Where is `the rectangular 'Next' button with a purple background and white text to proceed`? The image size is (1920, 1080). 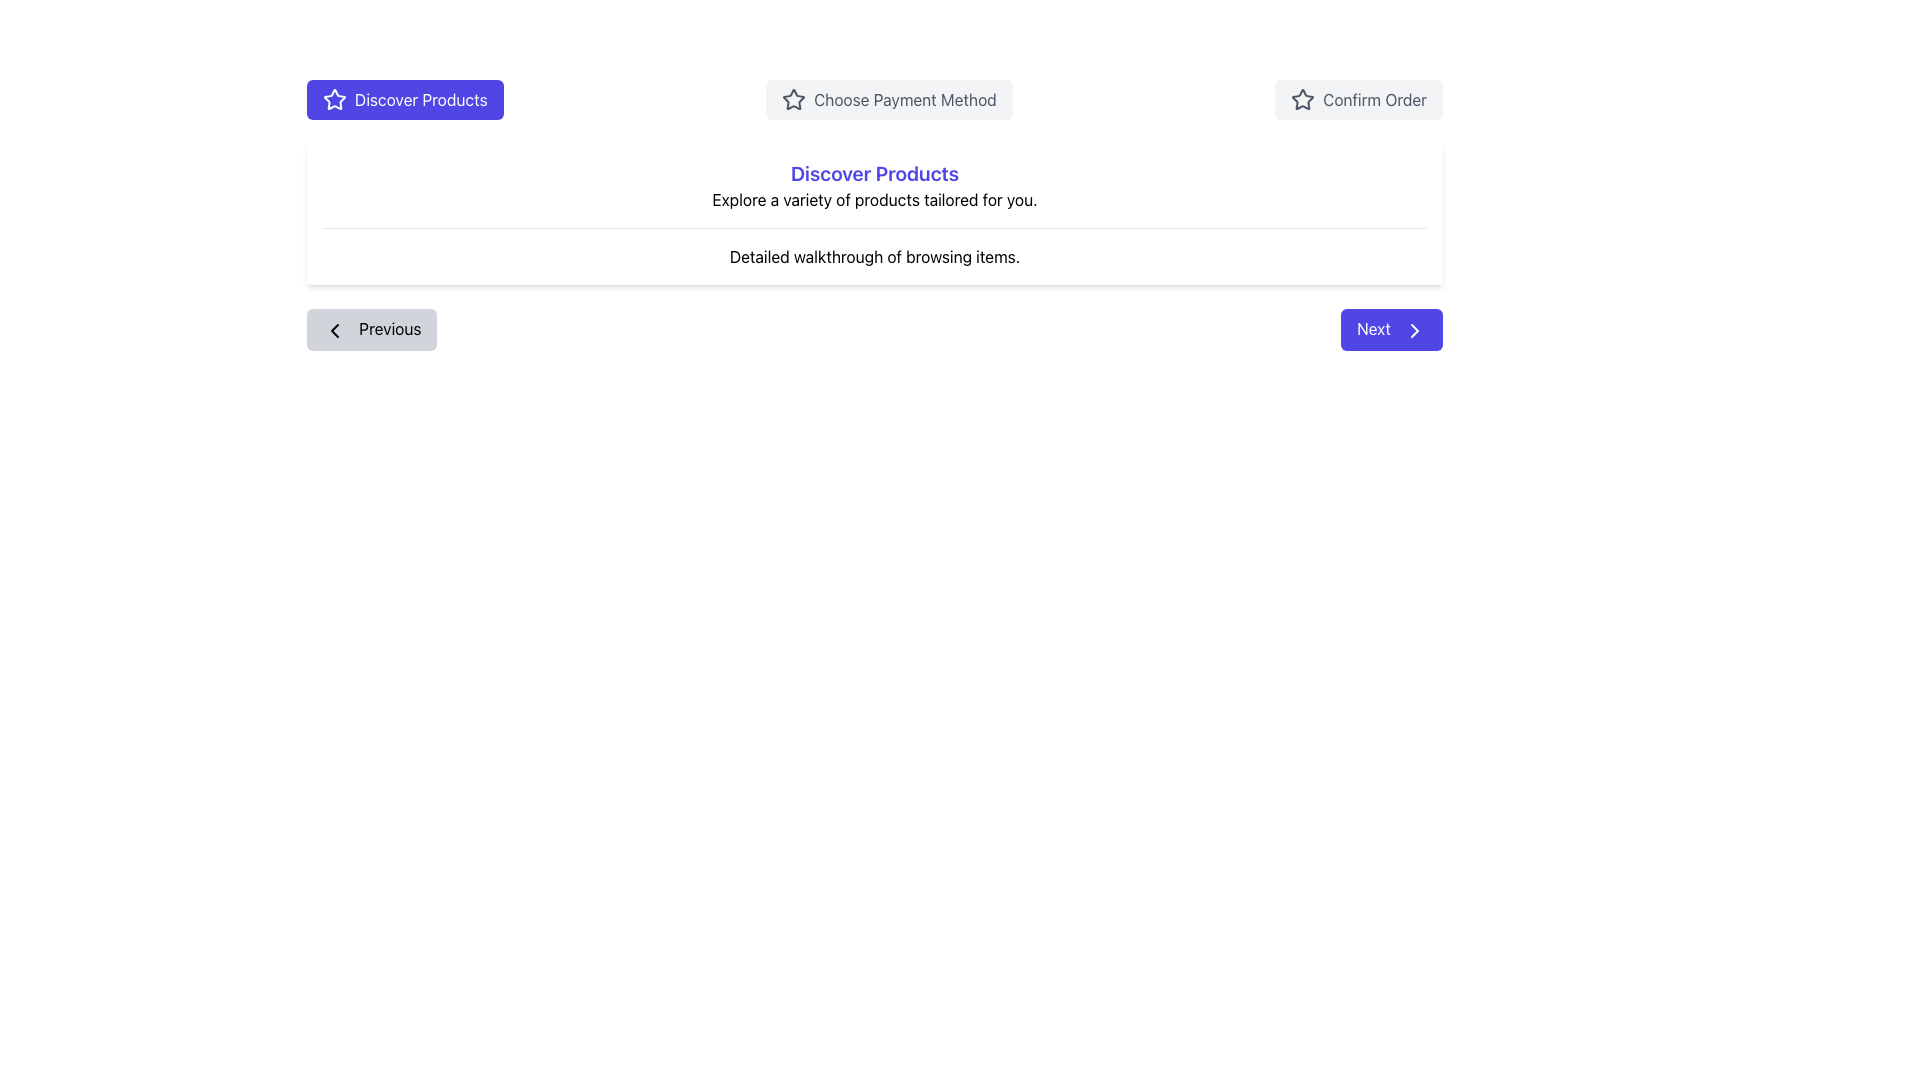 the rectangular 'Next' button with a purple background and white text to proceed is located at coordinates (1391, 328).